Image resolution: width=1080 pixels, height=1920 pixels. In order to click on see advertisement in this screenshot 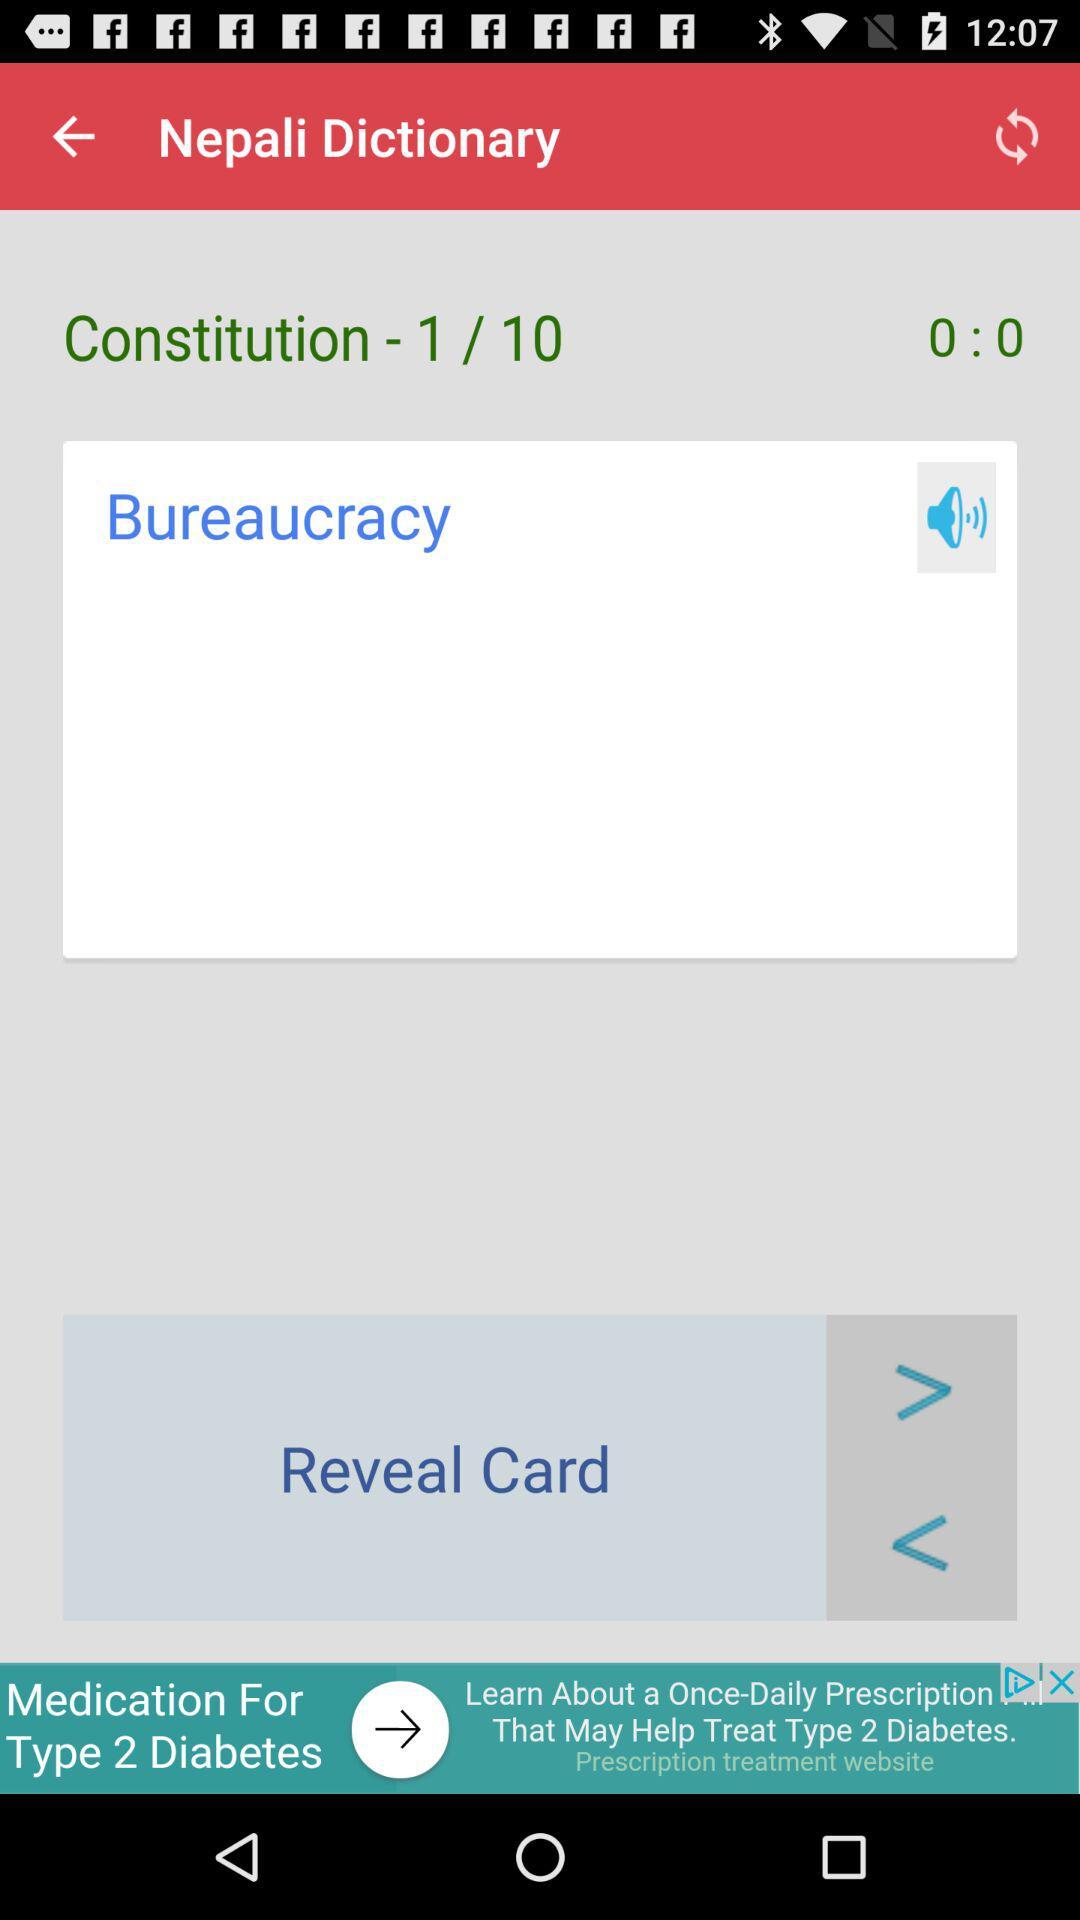, I will do `click(540, 1727)`.